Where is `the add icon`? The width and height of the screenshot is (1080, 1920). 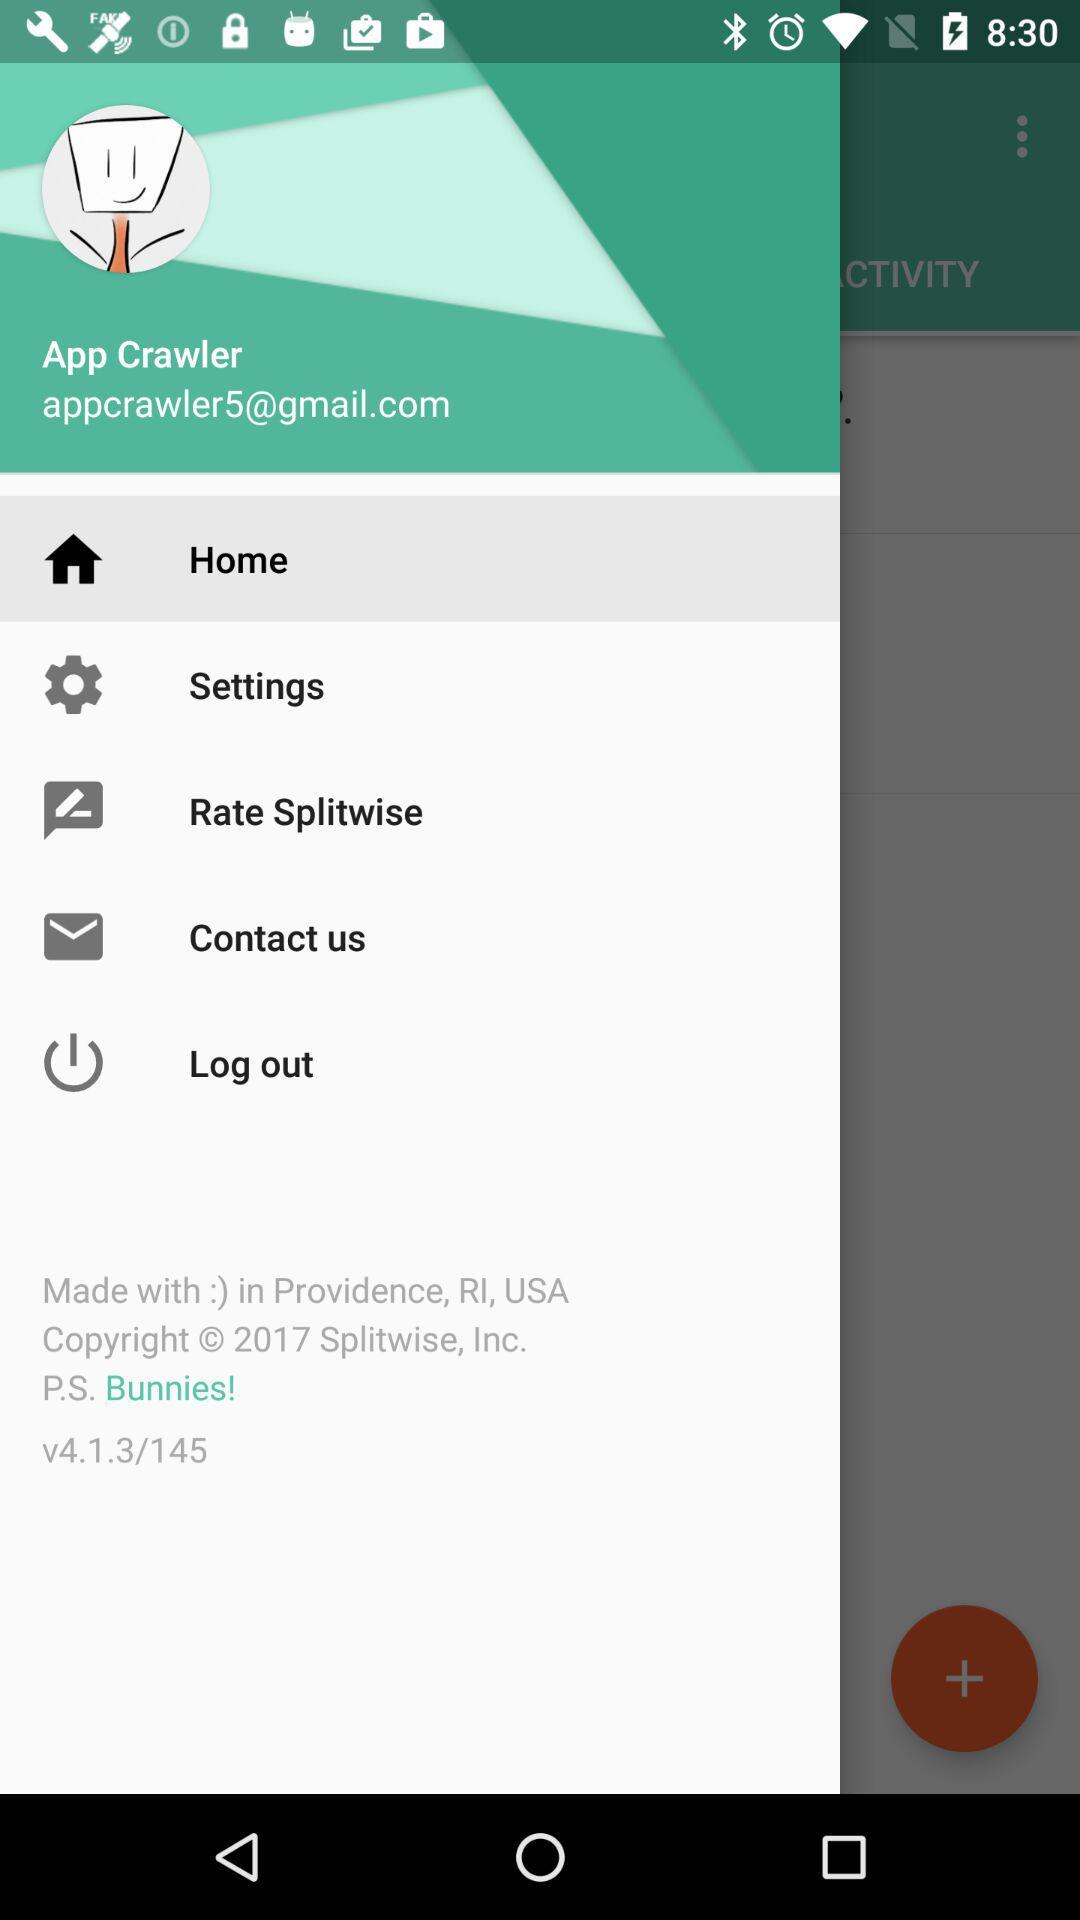
the add icon is located at coordinates (963, 1678).